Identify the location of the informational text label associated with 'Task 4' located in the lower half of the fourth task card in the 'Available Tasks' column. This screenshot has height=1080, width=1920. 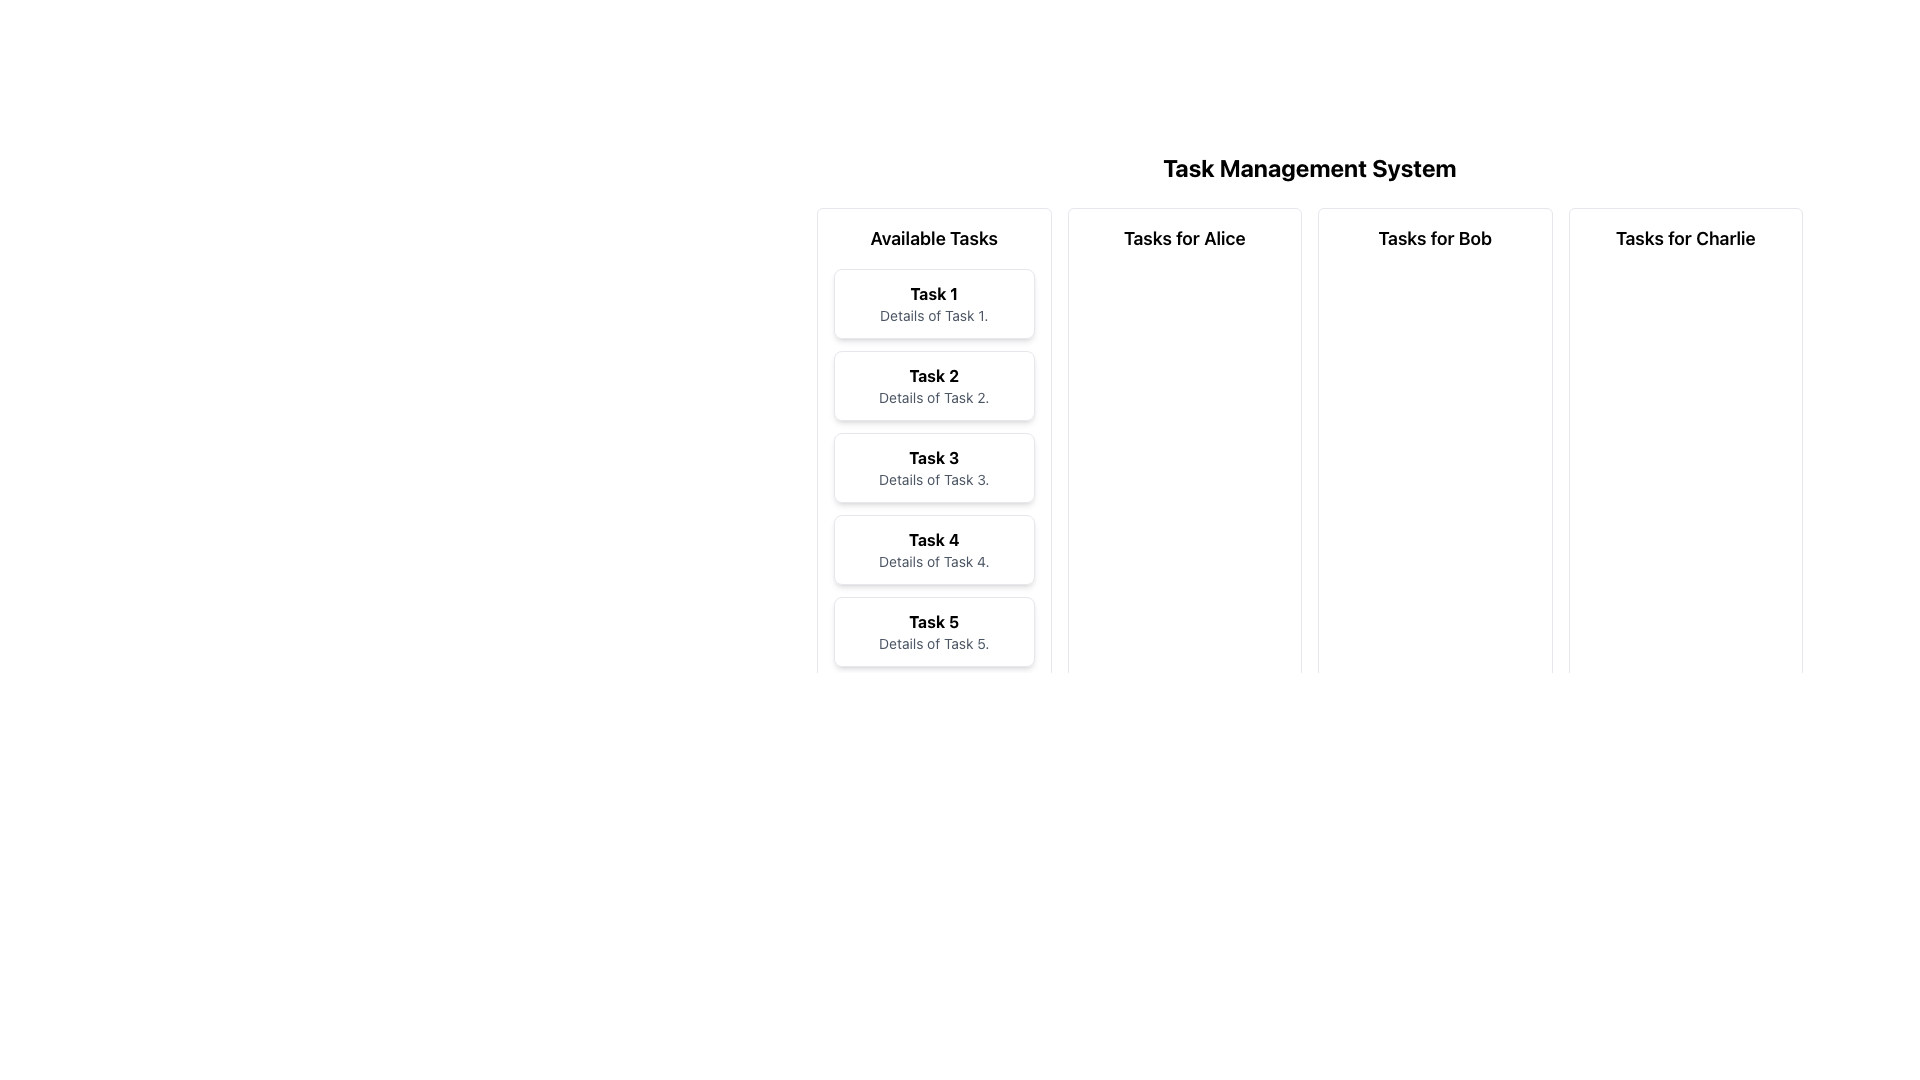
(933, 562).